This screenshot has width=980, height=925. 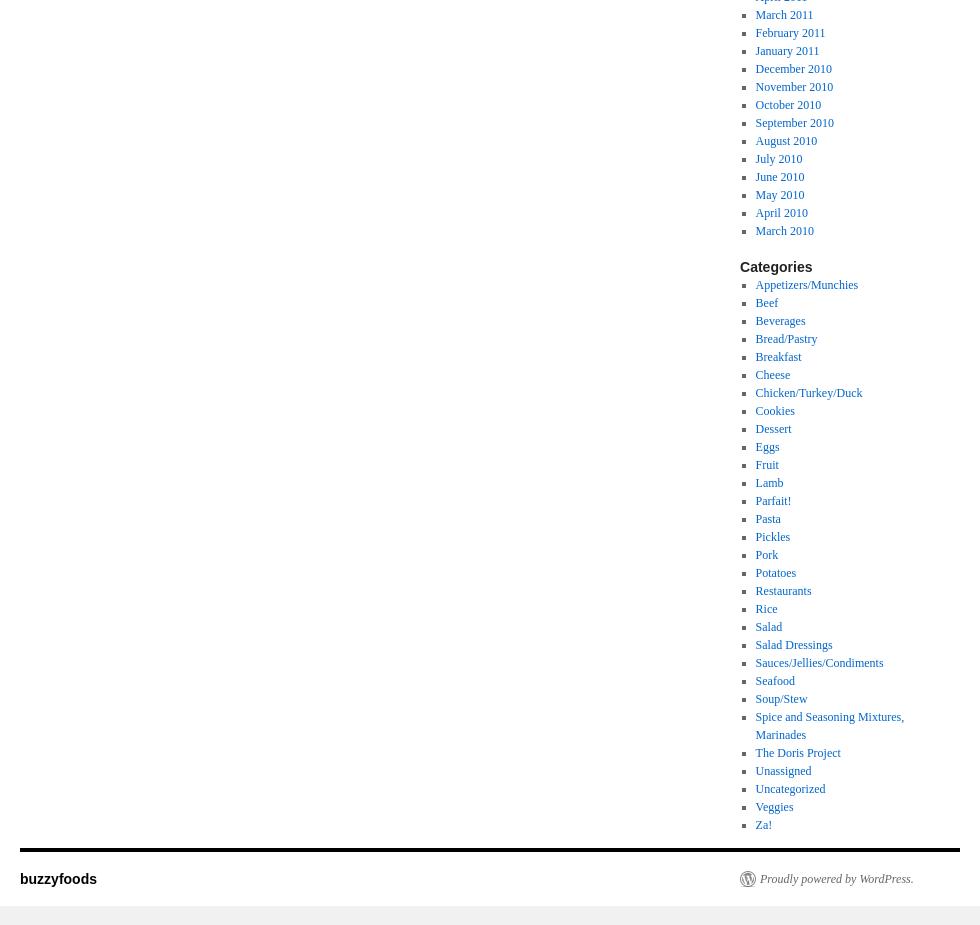 What do you see at coordinates (767, 519) in the screenshot?
I see `'Pasta'` at bounding box center [767, 519].